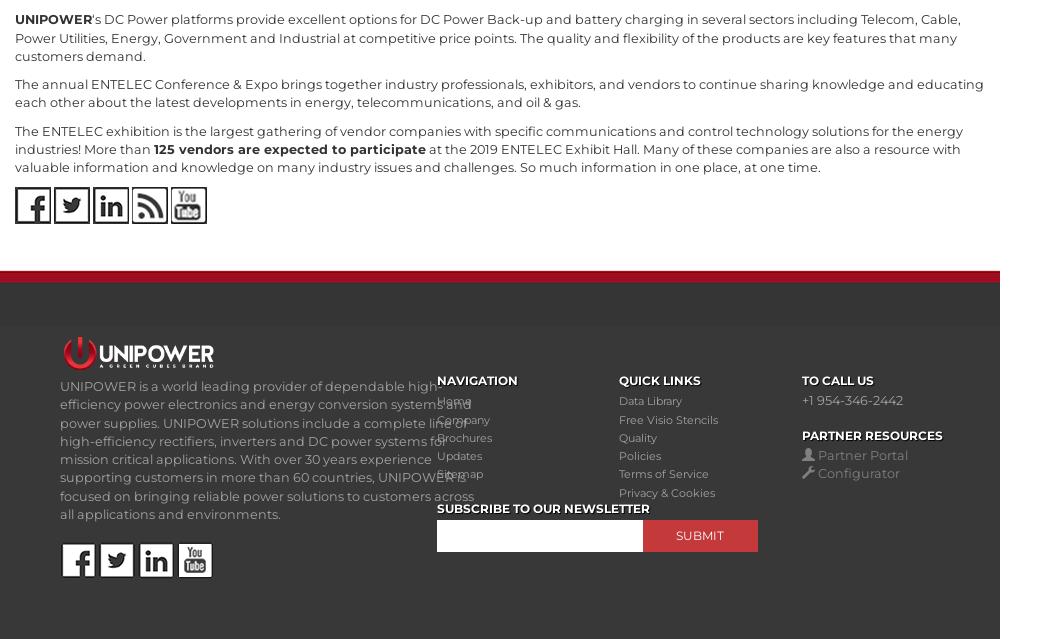 The width and height of the screenshot is (1055, 639). What do you see at coordinates (861, 454) in the screenshot?
I see `'Partner Portal'` at bounding box center [861, 454].